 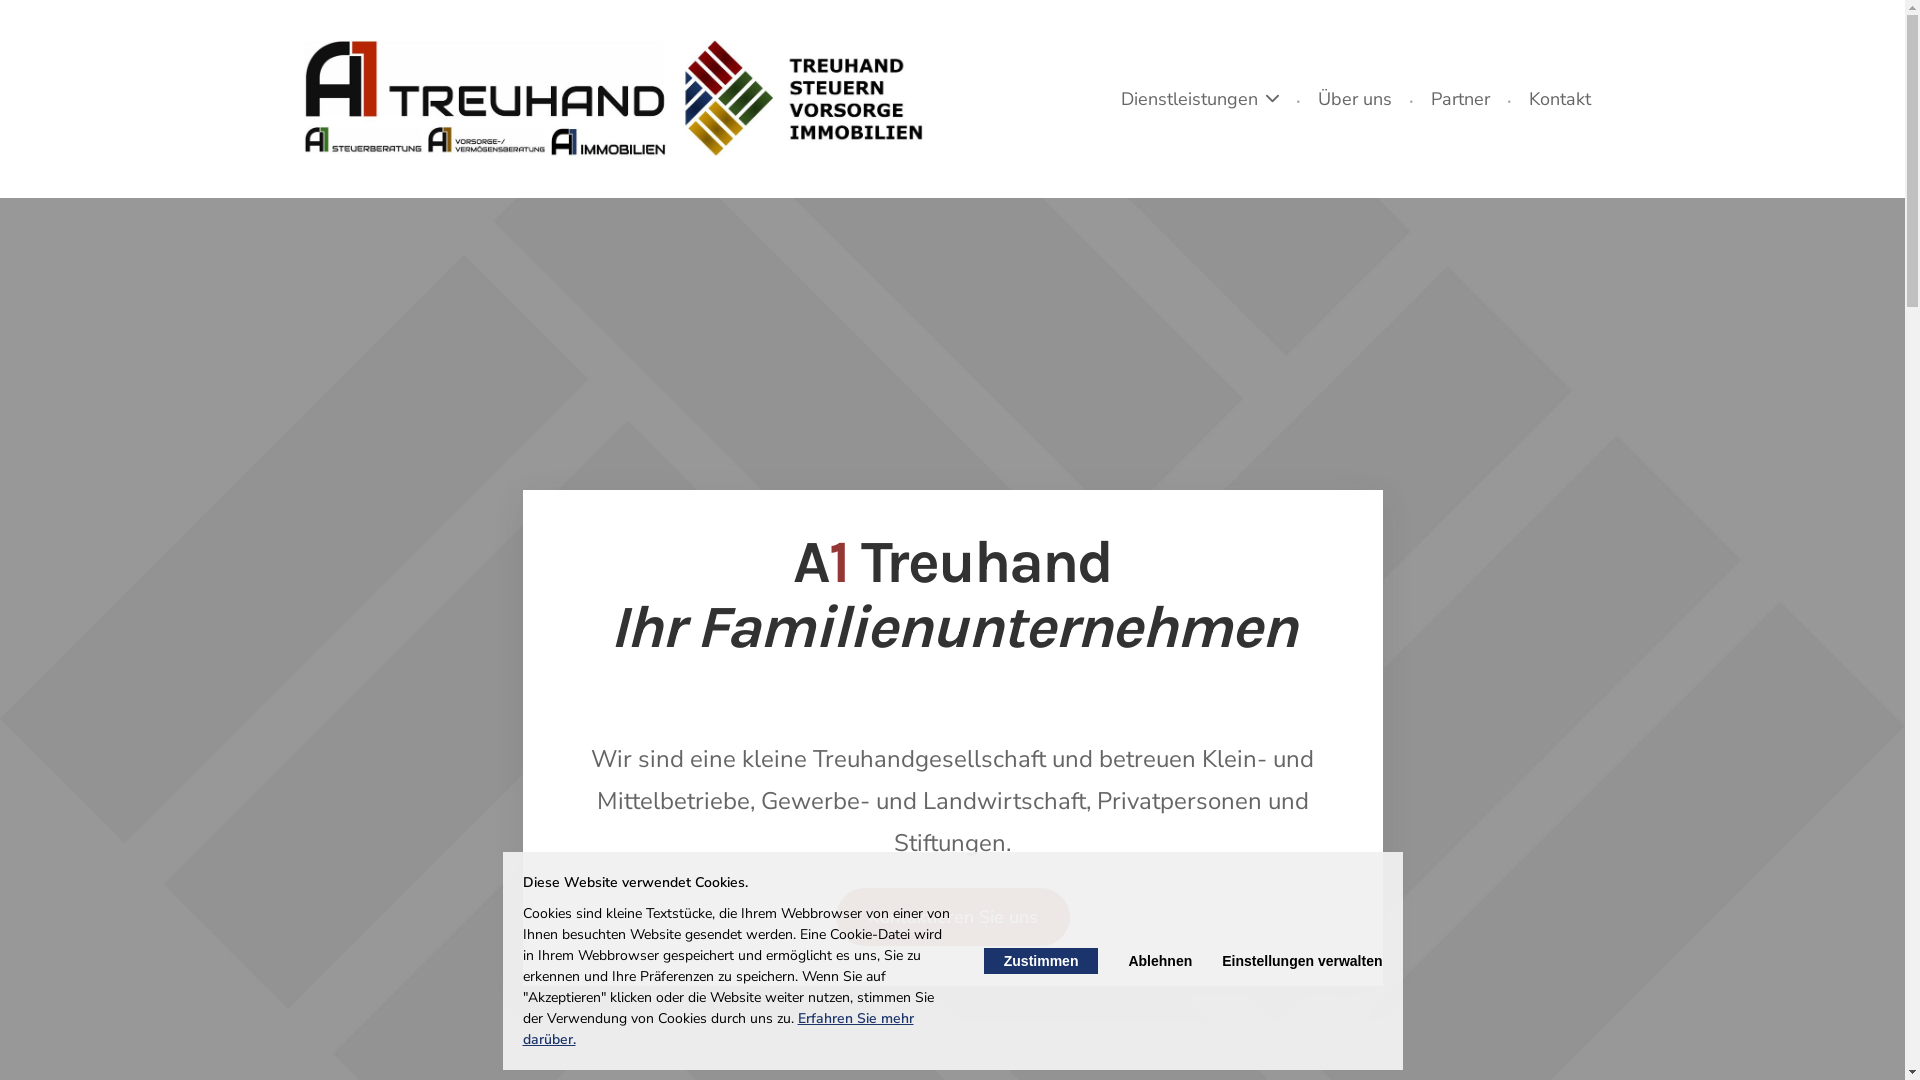 I want to click on 'Kontakt', so click(x=1559, y=99).